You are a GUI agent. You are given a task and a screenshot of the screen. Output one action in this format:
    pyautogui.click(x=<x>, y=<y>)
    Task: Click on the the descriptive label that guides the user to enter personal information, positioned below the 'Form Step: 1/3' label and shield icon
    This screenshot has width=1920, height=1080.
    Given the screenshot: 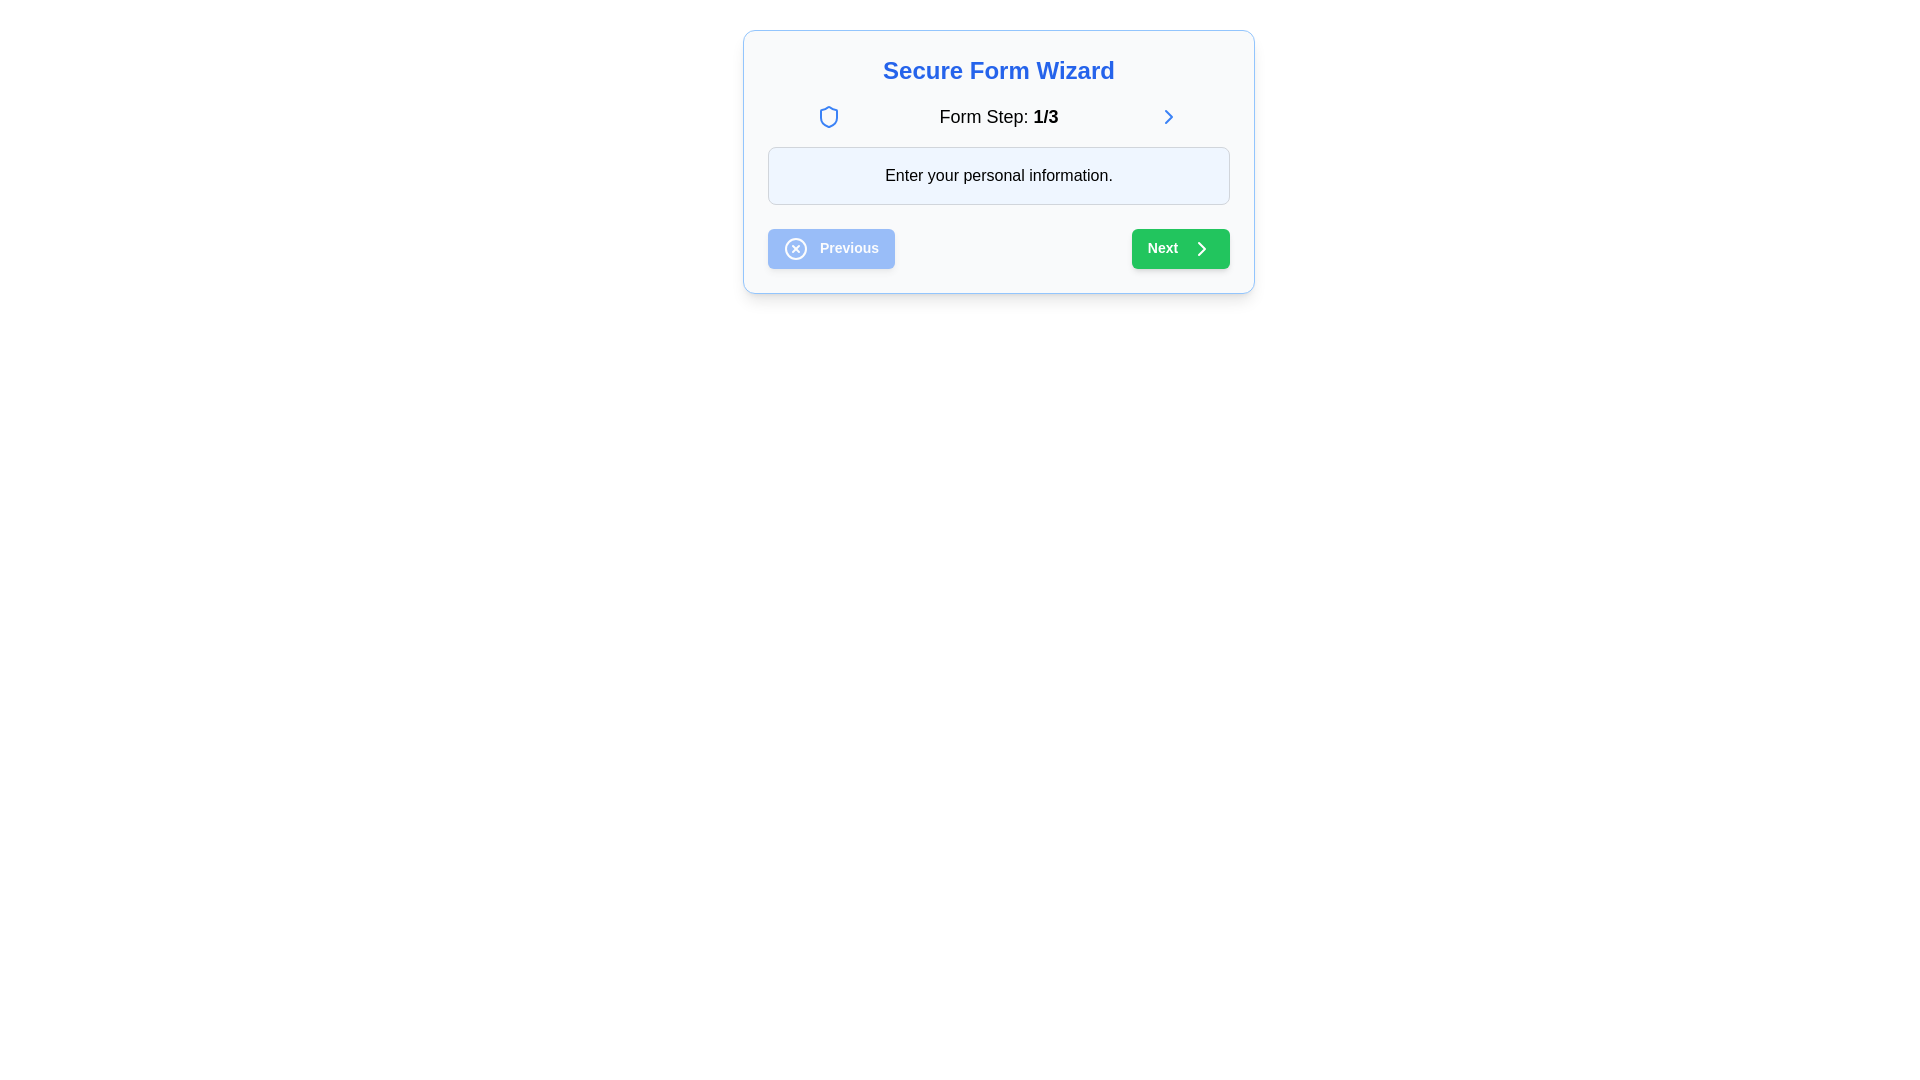 What is the action you would take?
    pyautogui.click(x=998, y=175)
    